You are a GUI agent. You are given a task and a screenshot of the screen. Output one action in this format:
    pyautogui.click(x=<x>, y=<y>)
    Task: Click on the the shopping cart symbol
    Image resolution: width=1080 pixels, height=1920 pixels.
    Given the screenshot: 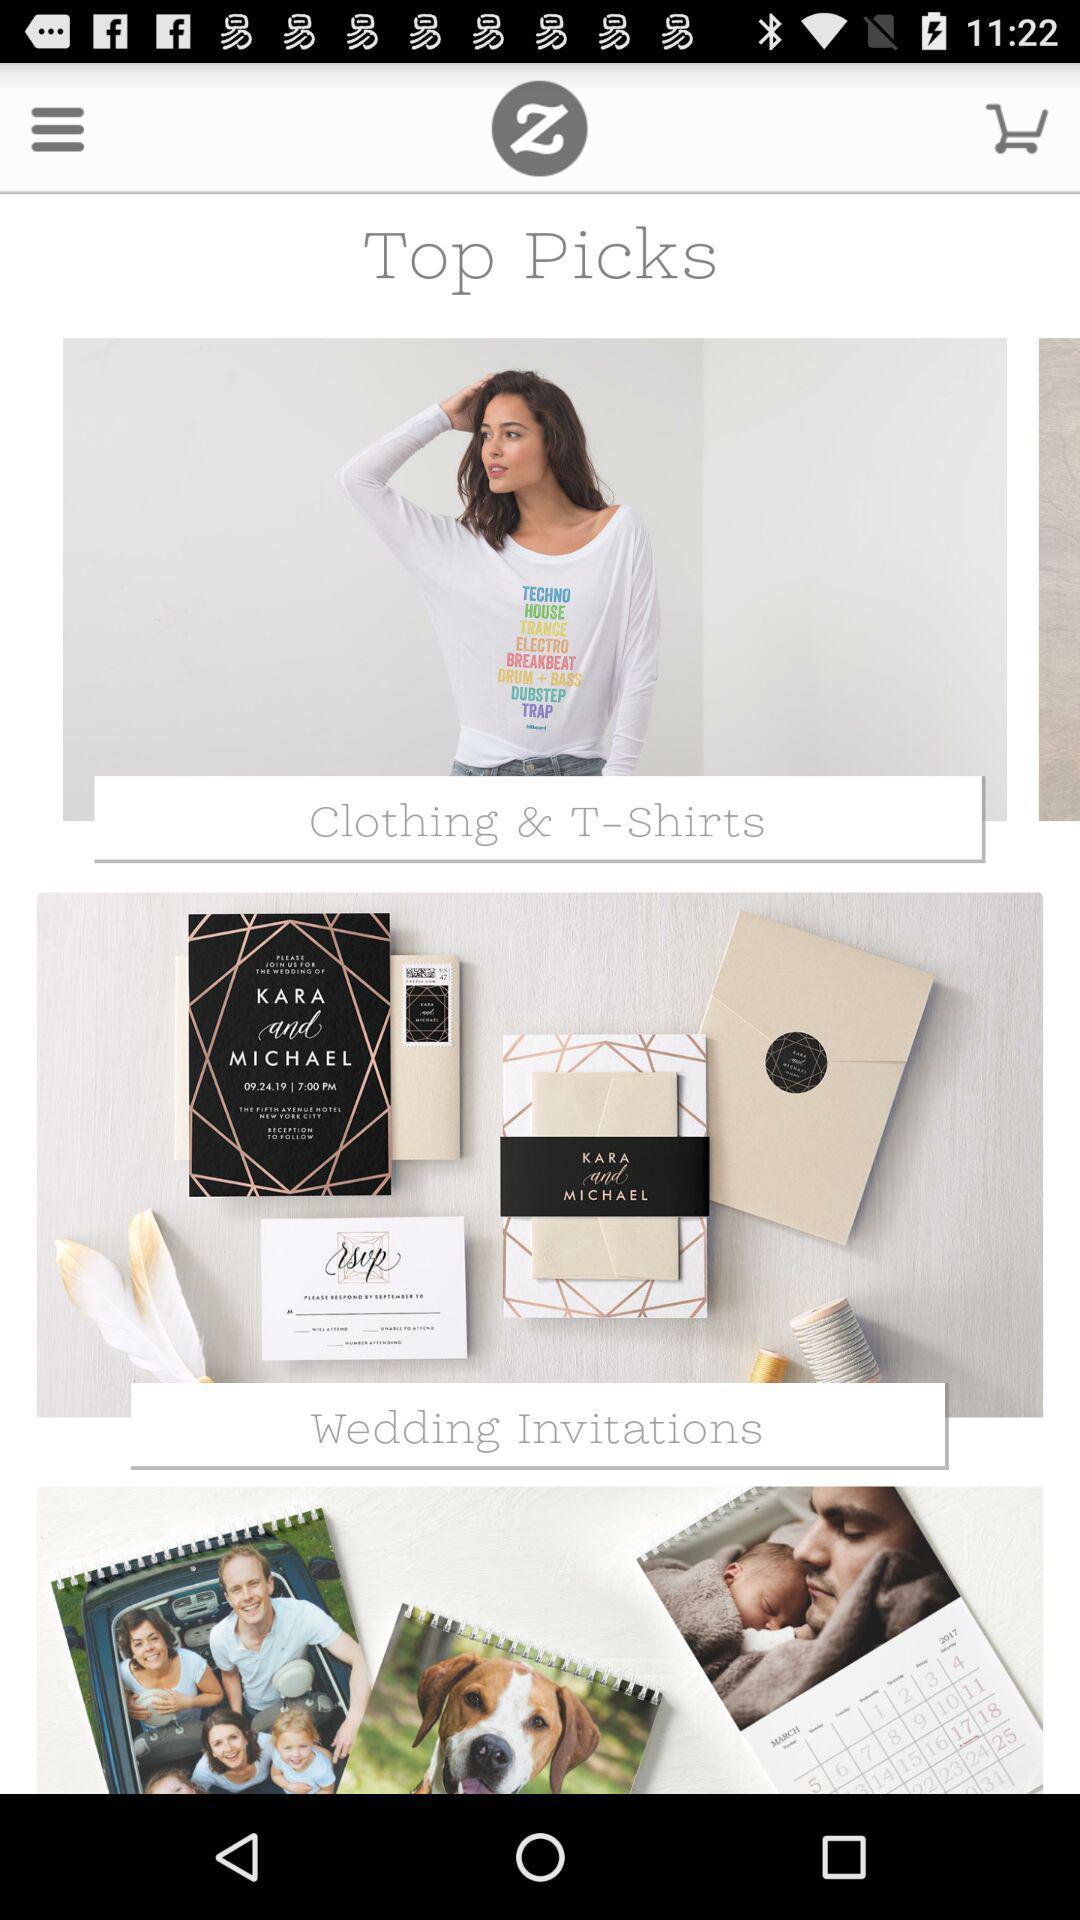 What is the action you would take?
    pyautogui.click(x=1017, y=127)
    